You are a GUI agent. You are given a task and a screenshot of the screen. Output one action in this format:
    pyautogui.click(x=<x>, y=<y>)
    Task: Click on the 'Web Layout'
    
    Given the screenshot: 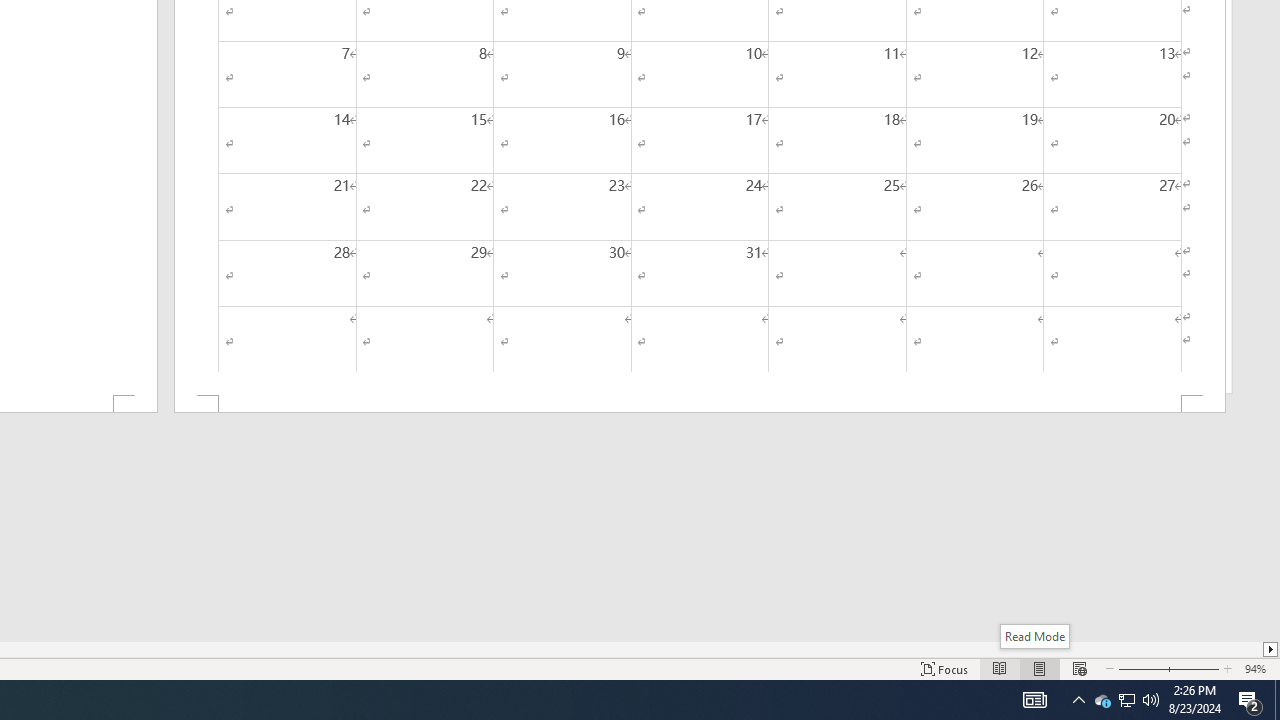 What is the action you would take?
    pyautogui.click(x=1078, y=669)
    